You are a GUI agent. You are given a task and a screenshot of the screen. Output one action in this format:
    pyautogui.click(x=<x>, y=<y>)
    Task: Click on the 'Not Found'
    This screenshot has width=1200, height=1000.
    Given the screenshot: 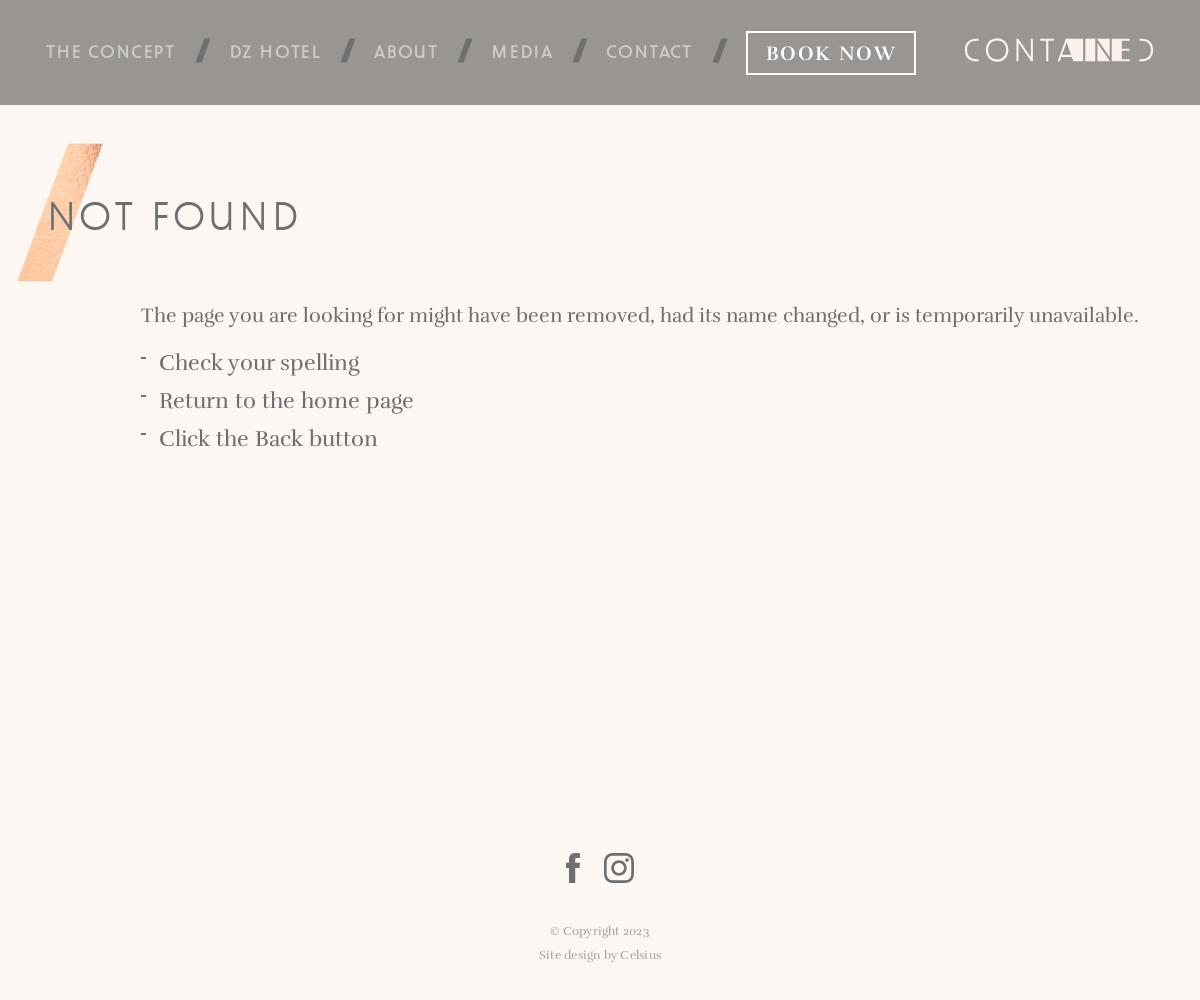 What is the action you would take?
    pyautogui.click(x=172, y=214)
    